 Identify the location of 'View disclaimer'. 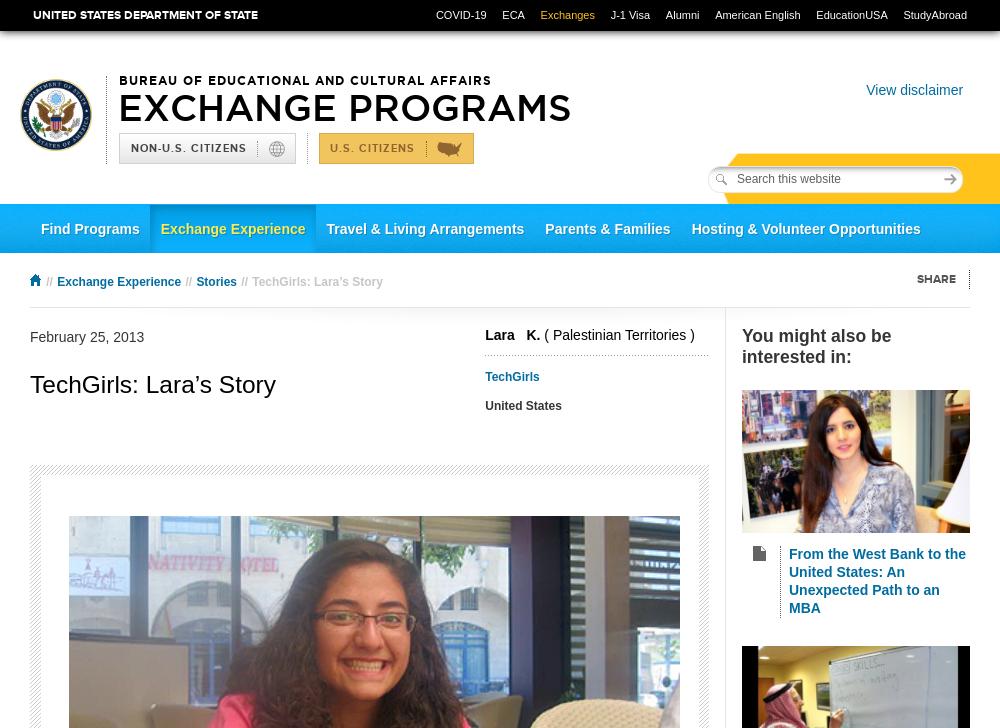
(914, 89).